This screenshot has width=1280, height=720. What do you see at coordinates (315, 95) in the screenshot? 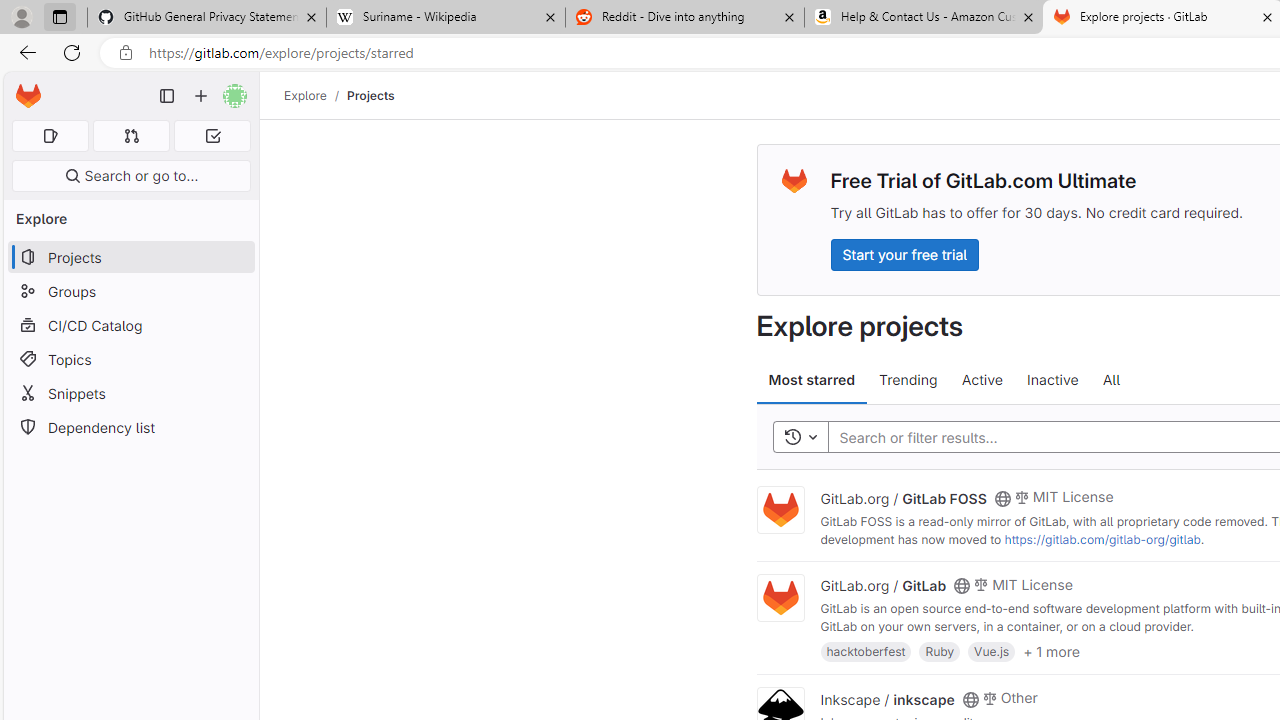
I see `'Explore/'` at bounding box center [315, 95].